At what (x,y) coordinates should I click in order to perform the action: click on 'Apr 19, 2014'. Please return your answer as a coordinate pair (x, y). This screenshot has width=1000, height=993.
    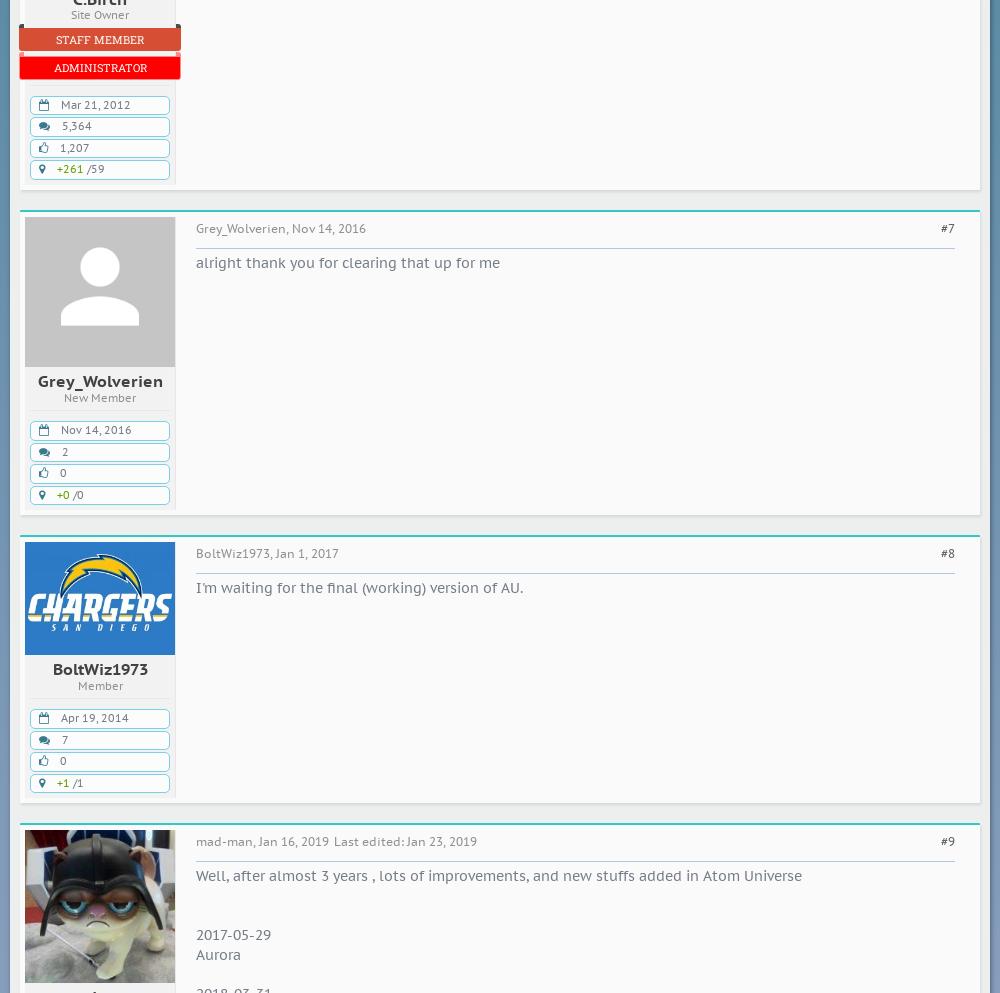
    Looking at the image, I should click on (61, 717).